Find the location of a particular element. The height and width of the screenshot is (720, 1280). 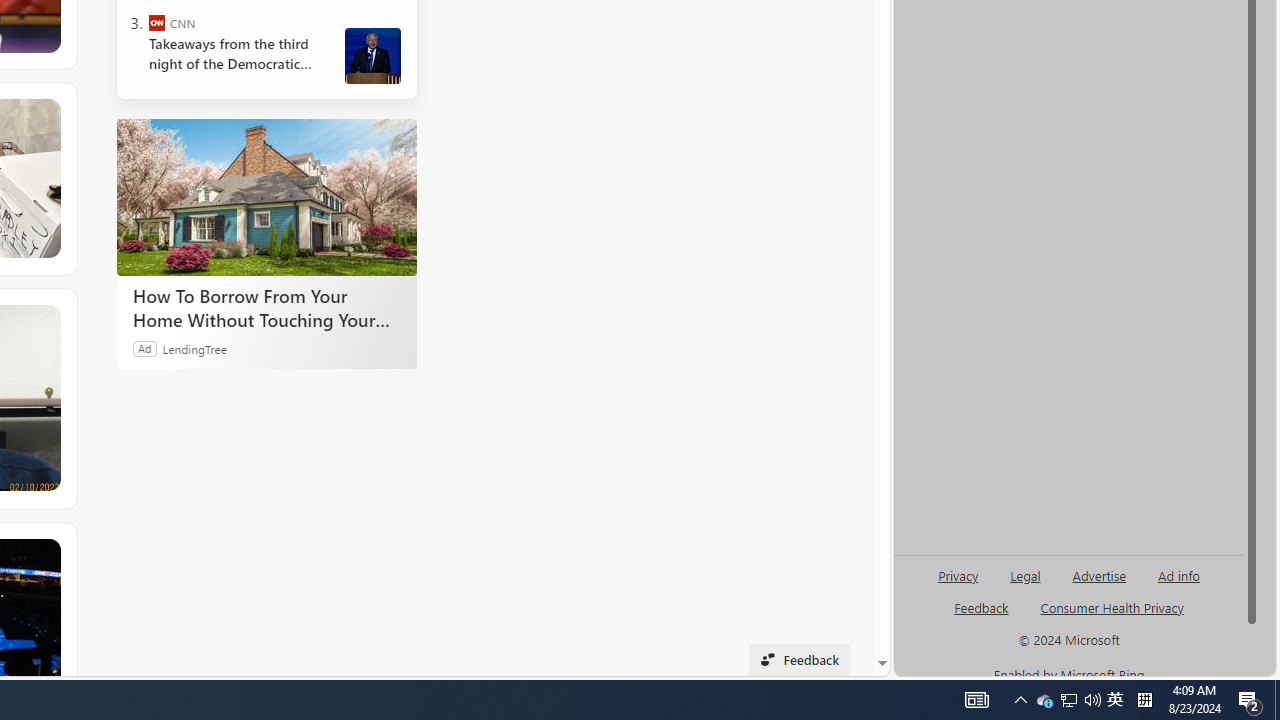

'LendingTree' is located at coordinates (195, 347).